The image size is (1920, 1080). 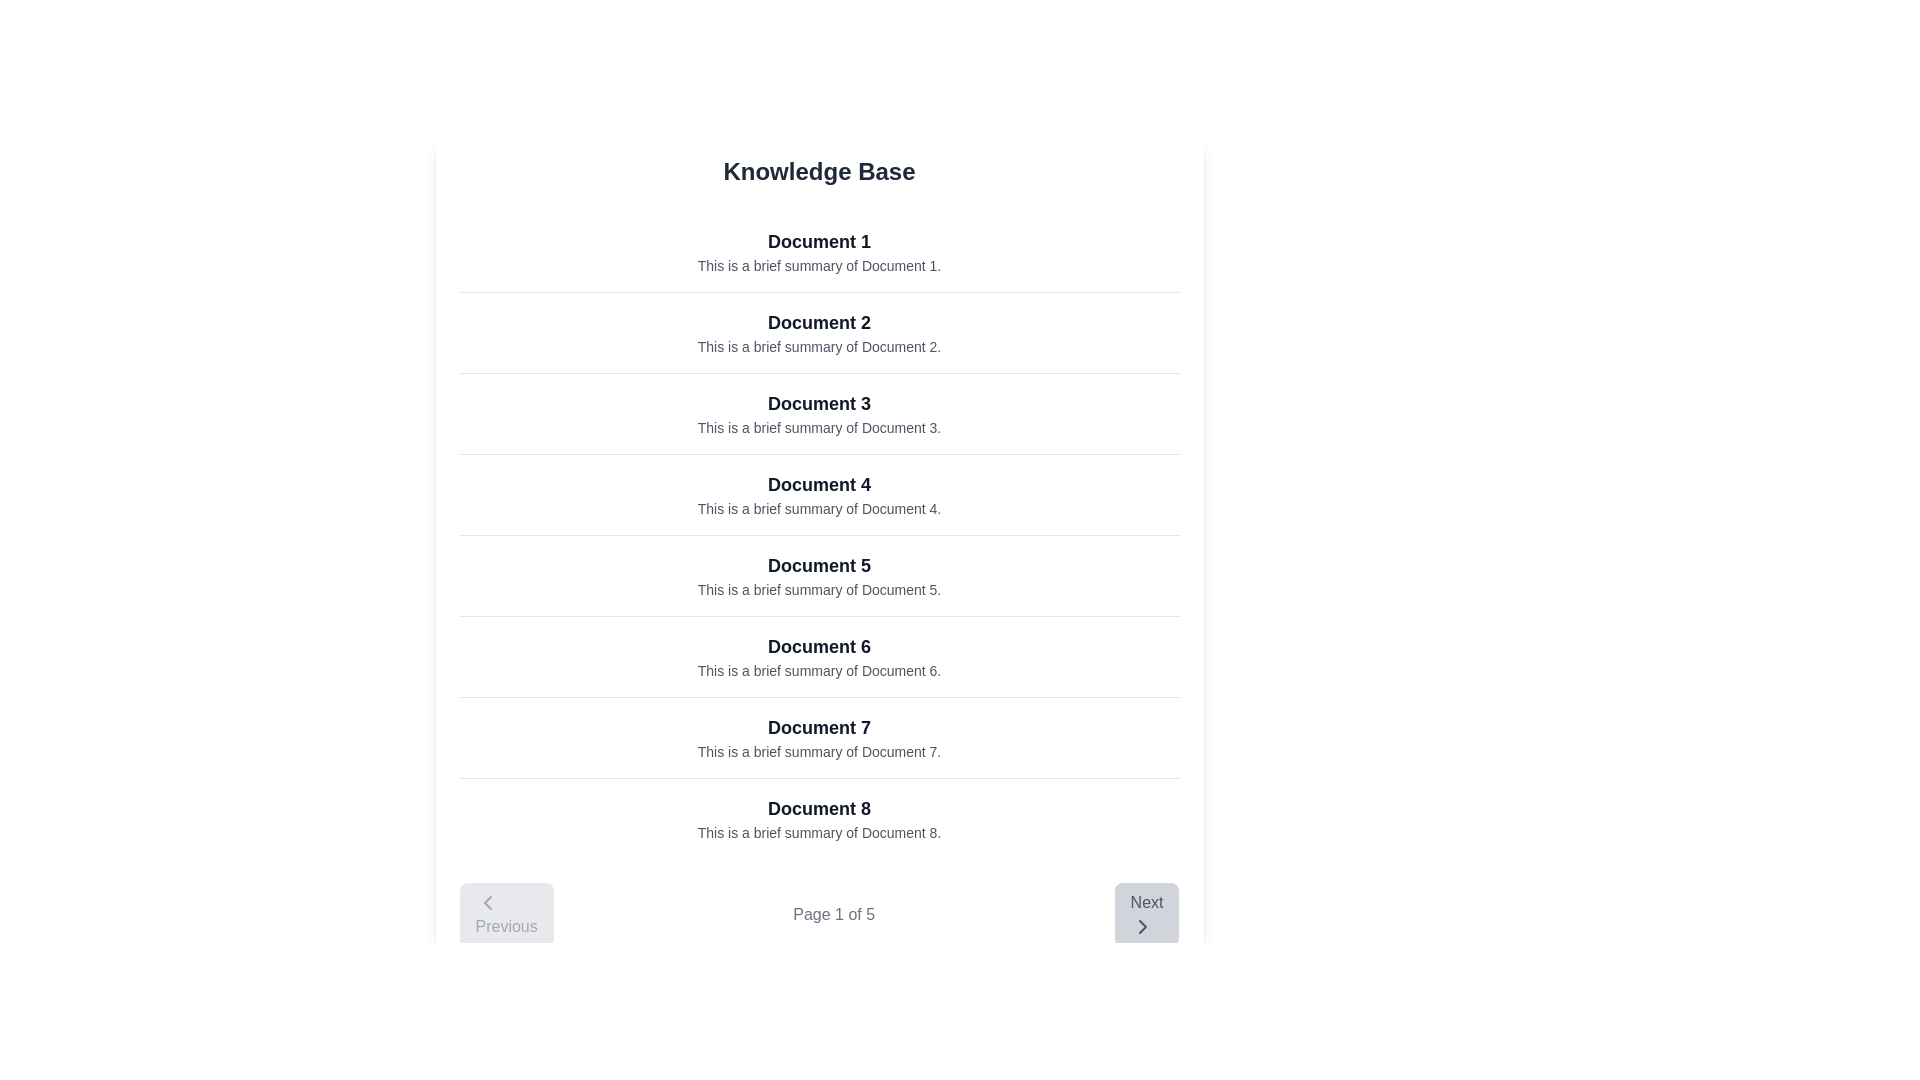 What do you see at coordinates (819, 752) in the screenshot?
I see `text content of the Text Label displaying 'This is a brief summary of Document 7.', which is positioned below the title 'Document 7' in a light gray color scheme` at bounding box center [819, 752].